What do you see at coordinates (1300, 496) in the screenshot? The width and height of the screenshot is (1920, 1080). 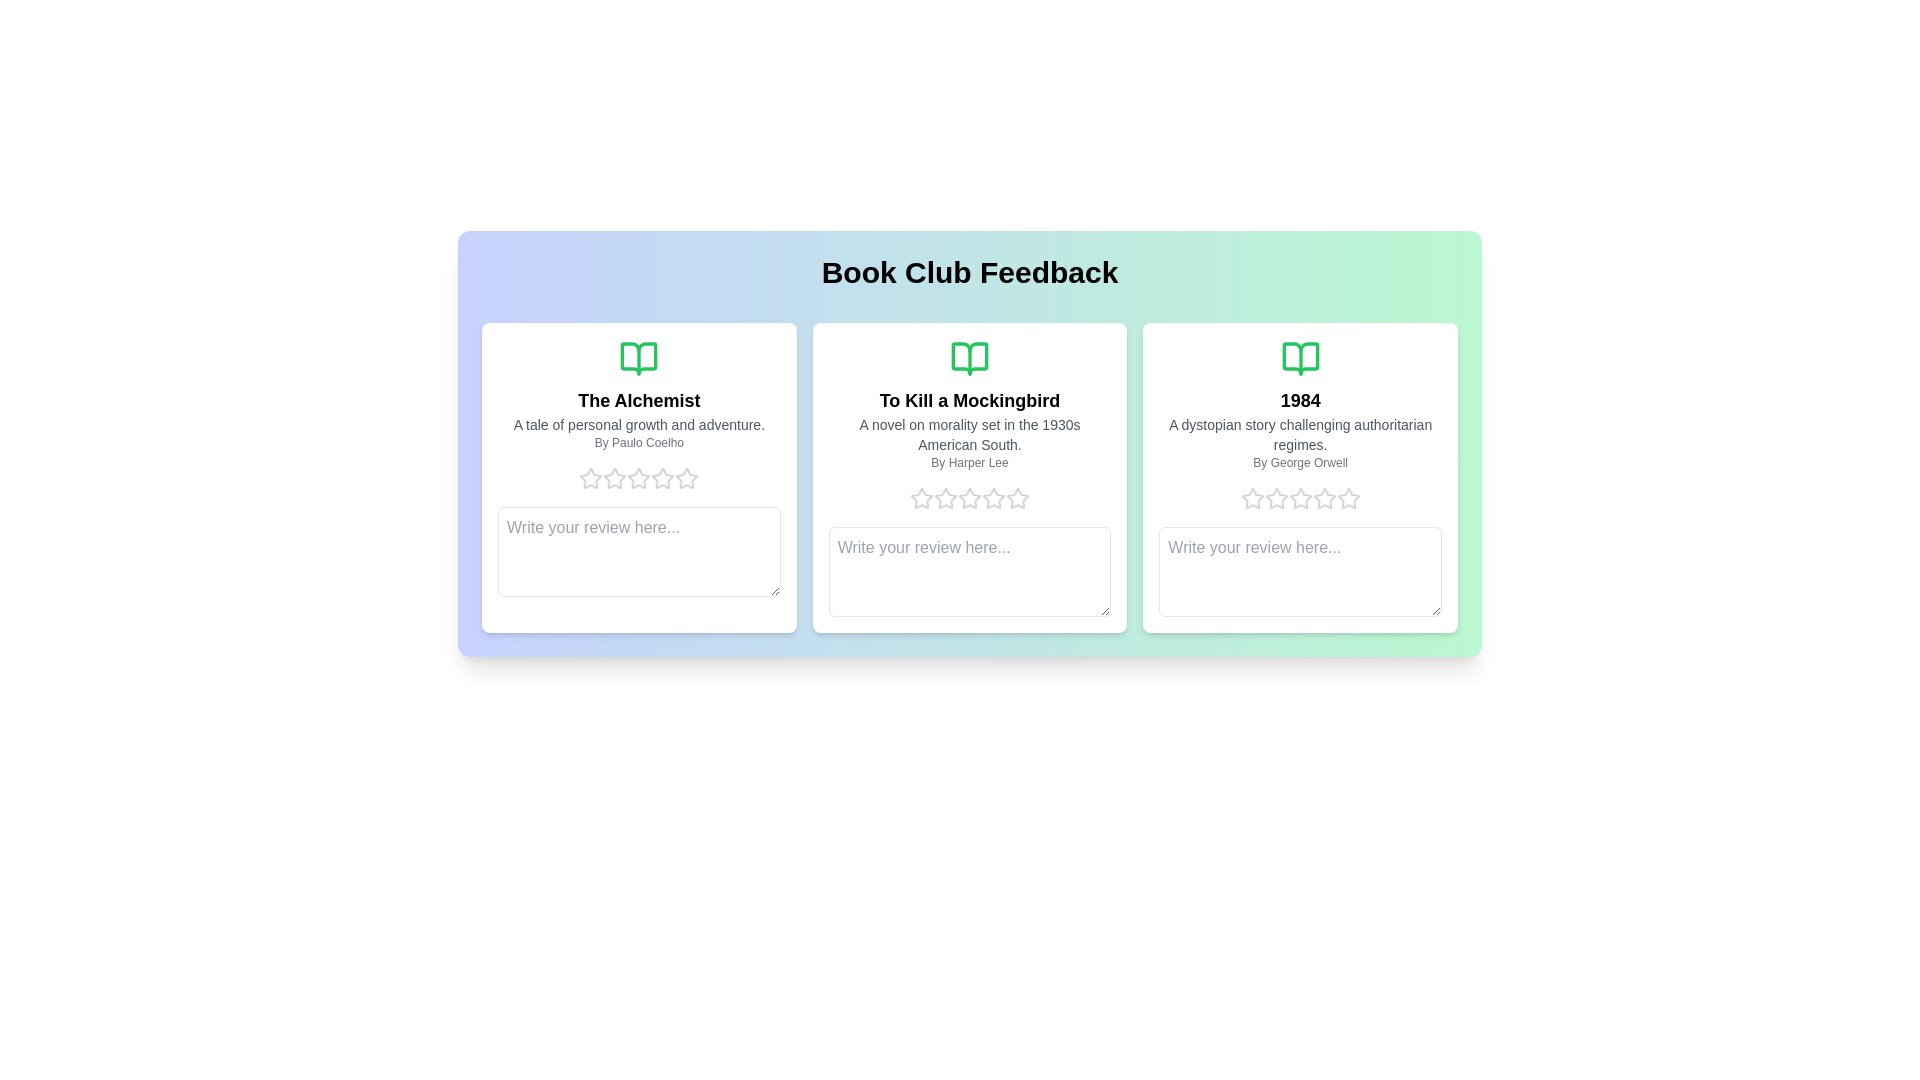 I see `the second star icon in the row of star ratings below the text '1984' to rate it` at bounding box center [1300, 496].